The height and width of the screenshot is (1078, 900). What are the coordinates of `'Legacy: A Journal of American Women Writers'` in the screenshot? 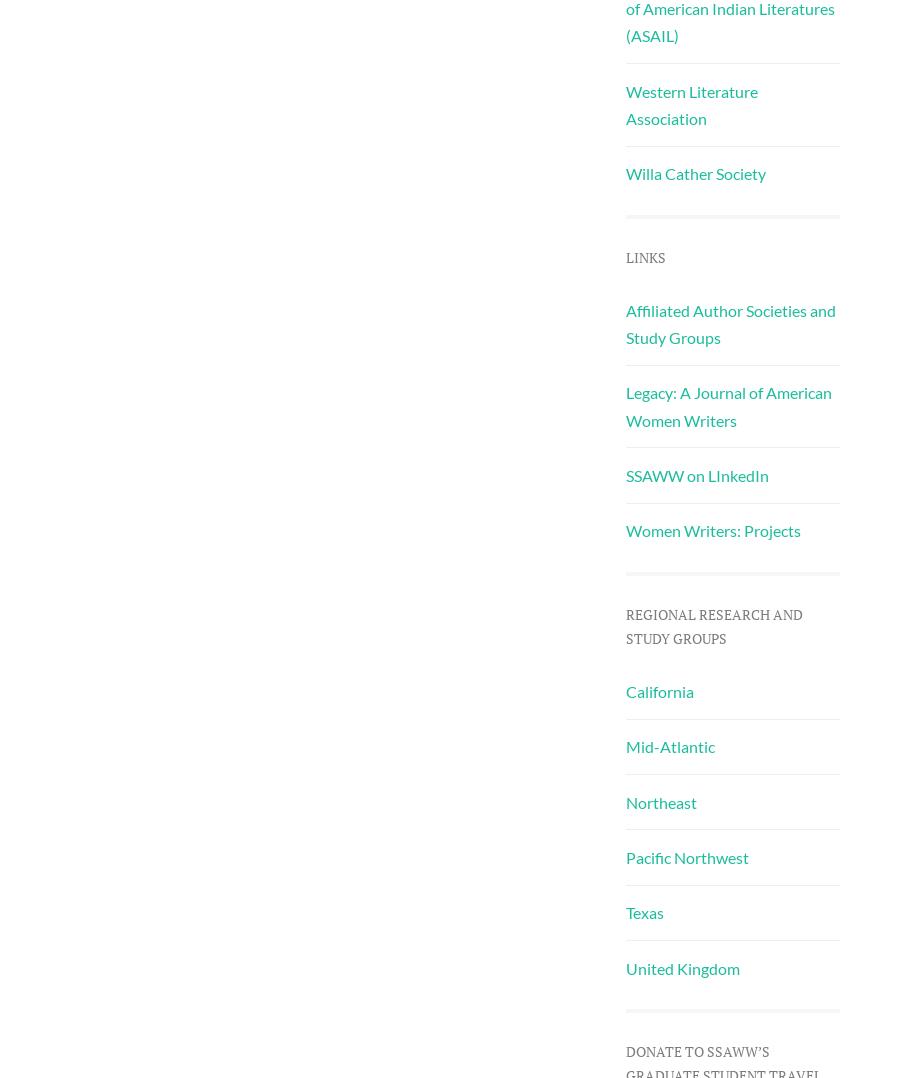 It's located at (727, 404).